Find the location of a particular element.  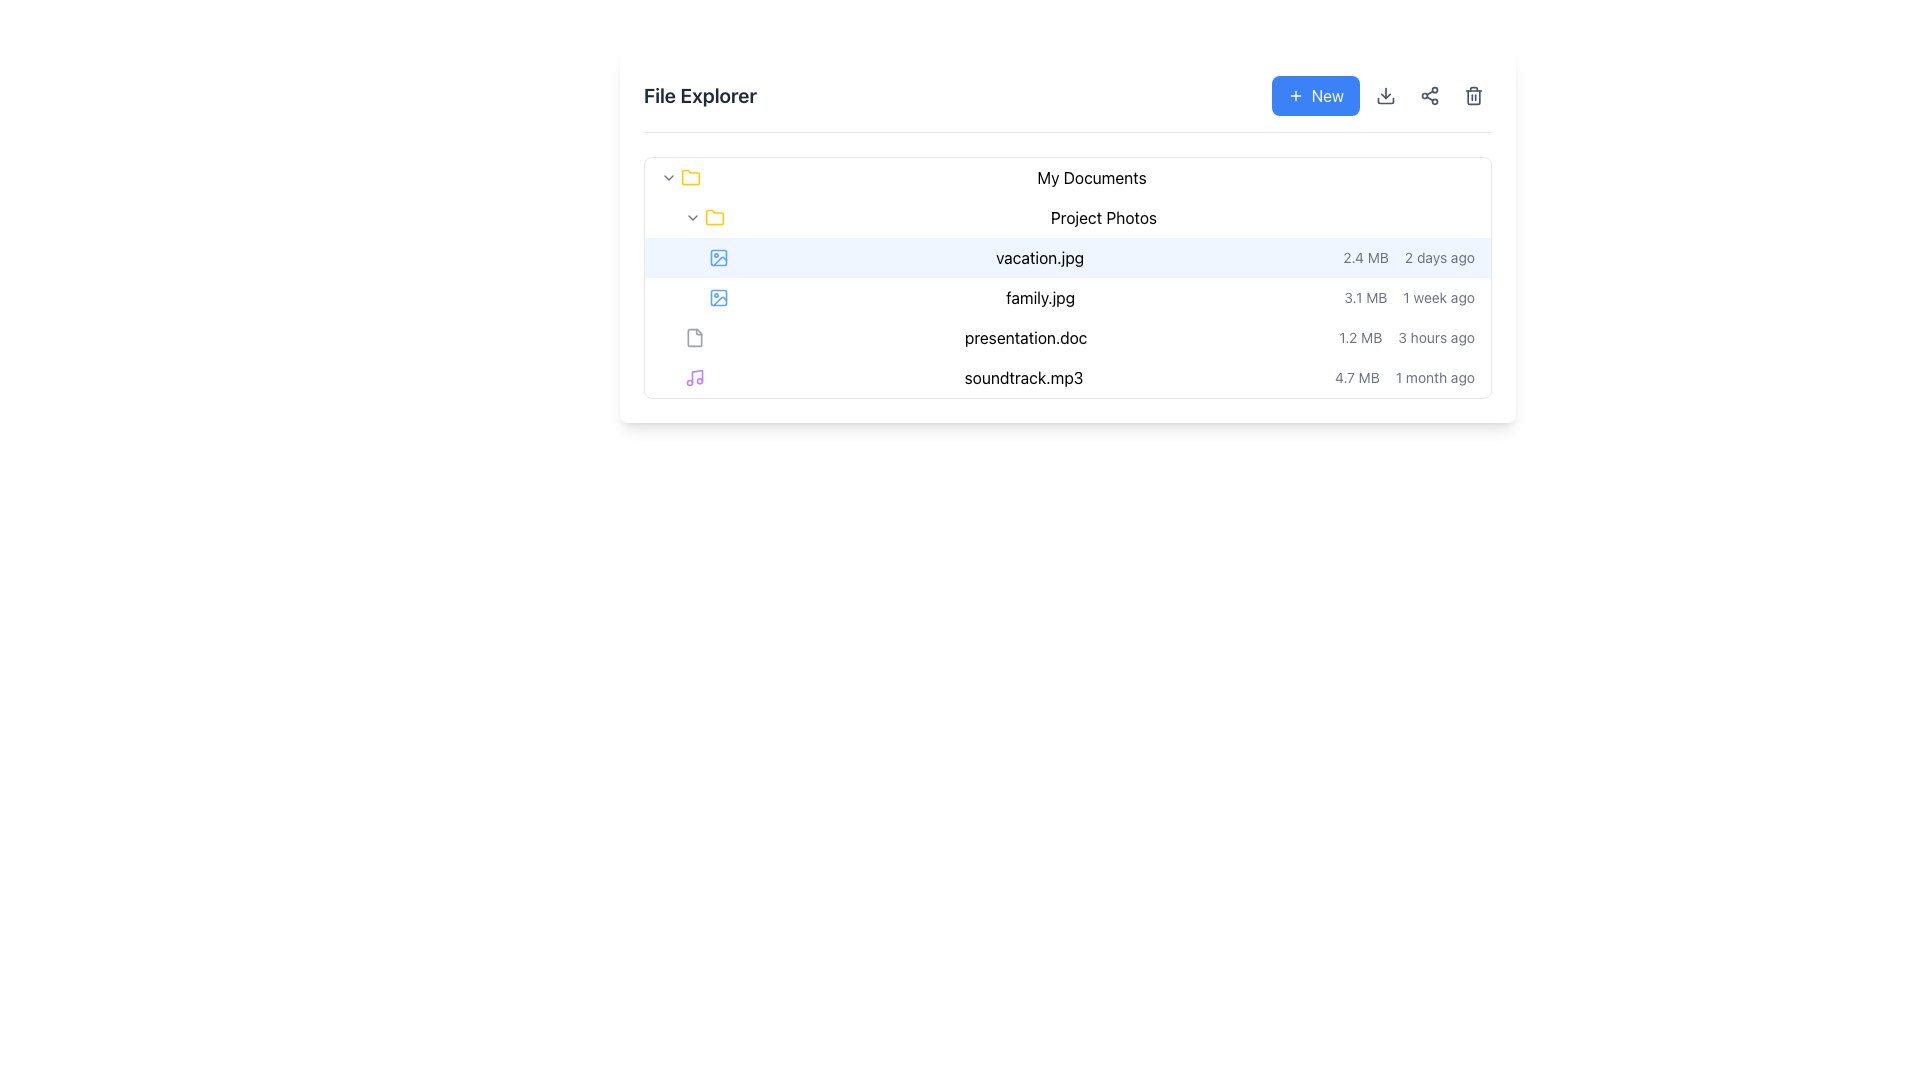

on the file entry component representing 'vacation.jpg' is located at coordinates (1067, 257).